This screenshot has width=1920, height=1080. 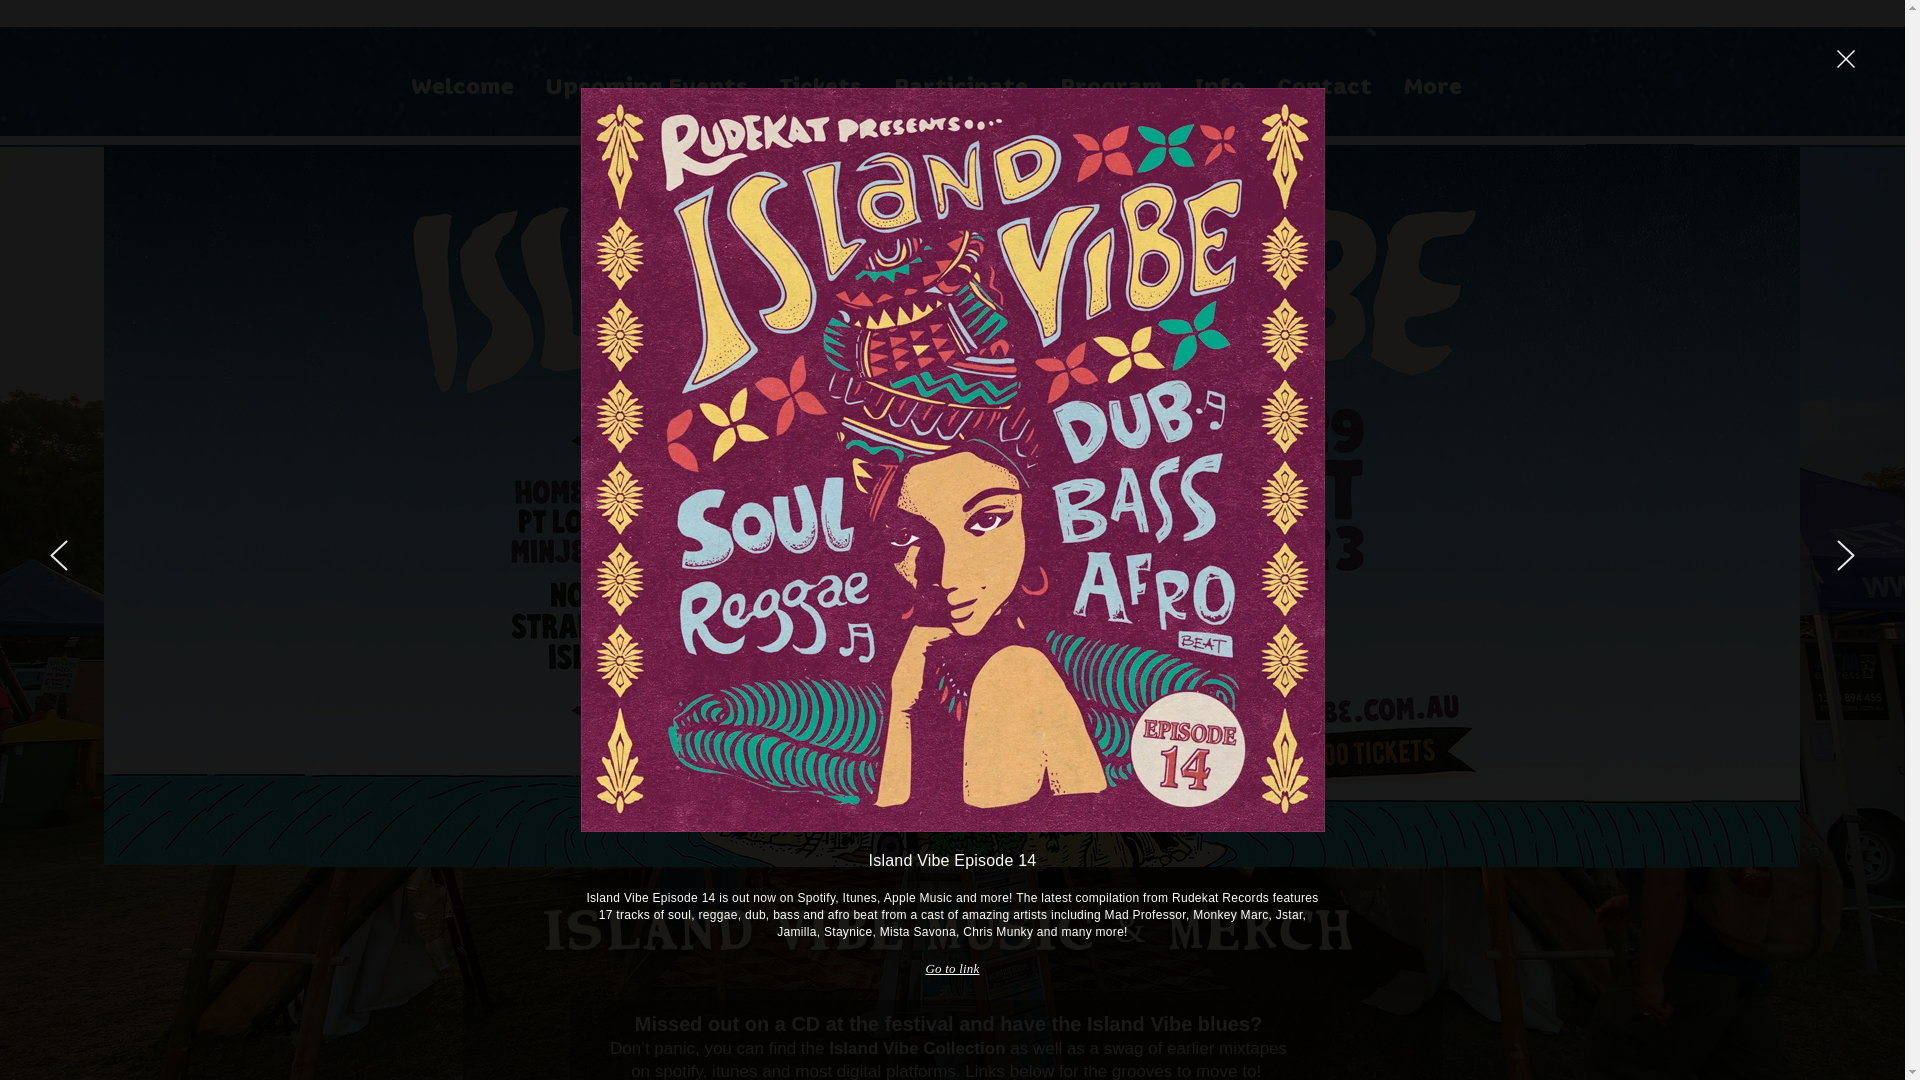 What do you see at coordinates (1218, 84) in the screenshot?
I see `'Info'` at bounding box center [1218, 84].